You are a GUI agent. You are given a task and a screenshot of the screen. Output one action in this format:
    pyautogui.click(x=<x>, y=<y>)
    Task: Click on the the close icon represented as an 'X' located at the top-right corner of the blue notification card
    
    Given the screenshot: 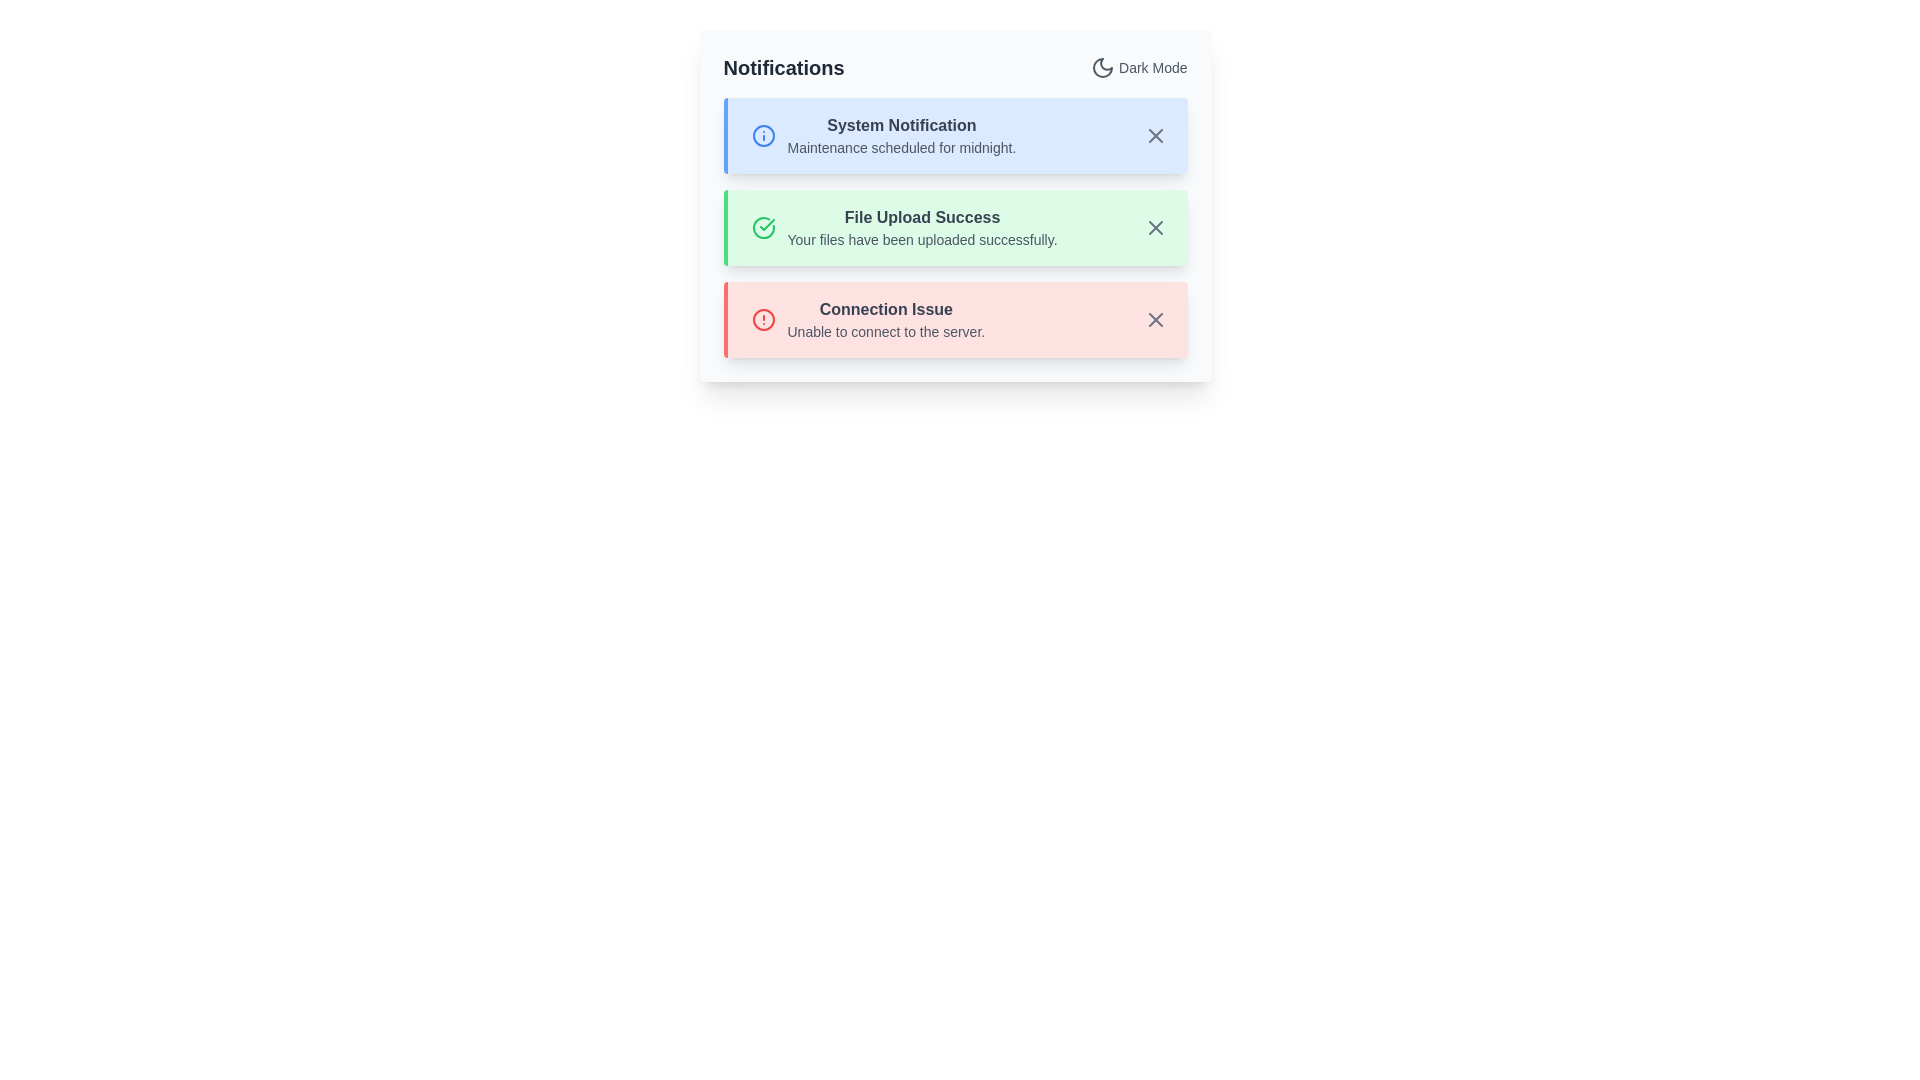 What is the action you would take?
    pyautogui.click(x=1155, y=135)
    